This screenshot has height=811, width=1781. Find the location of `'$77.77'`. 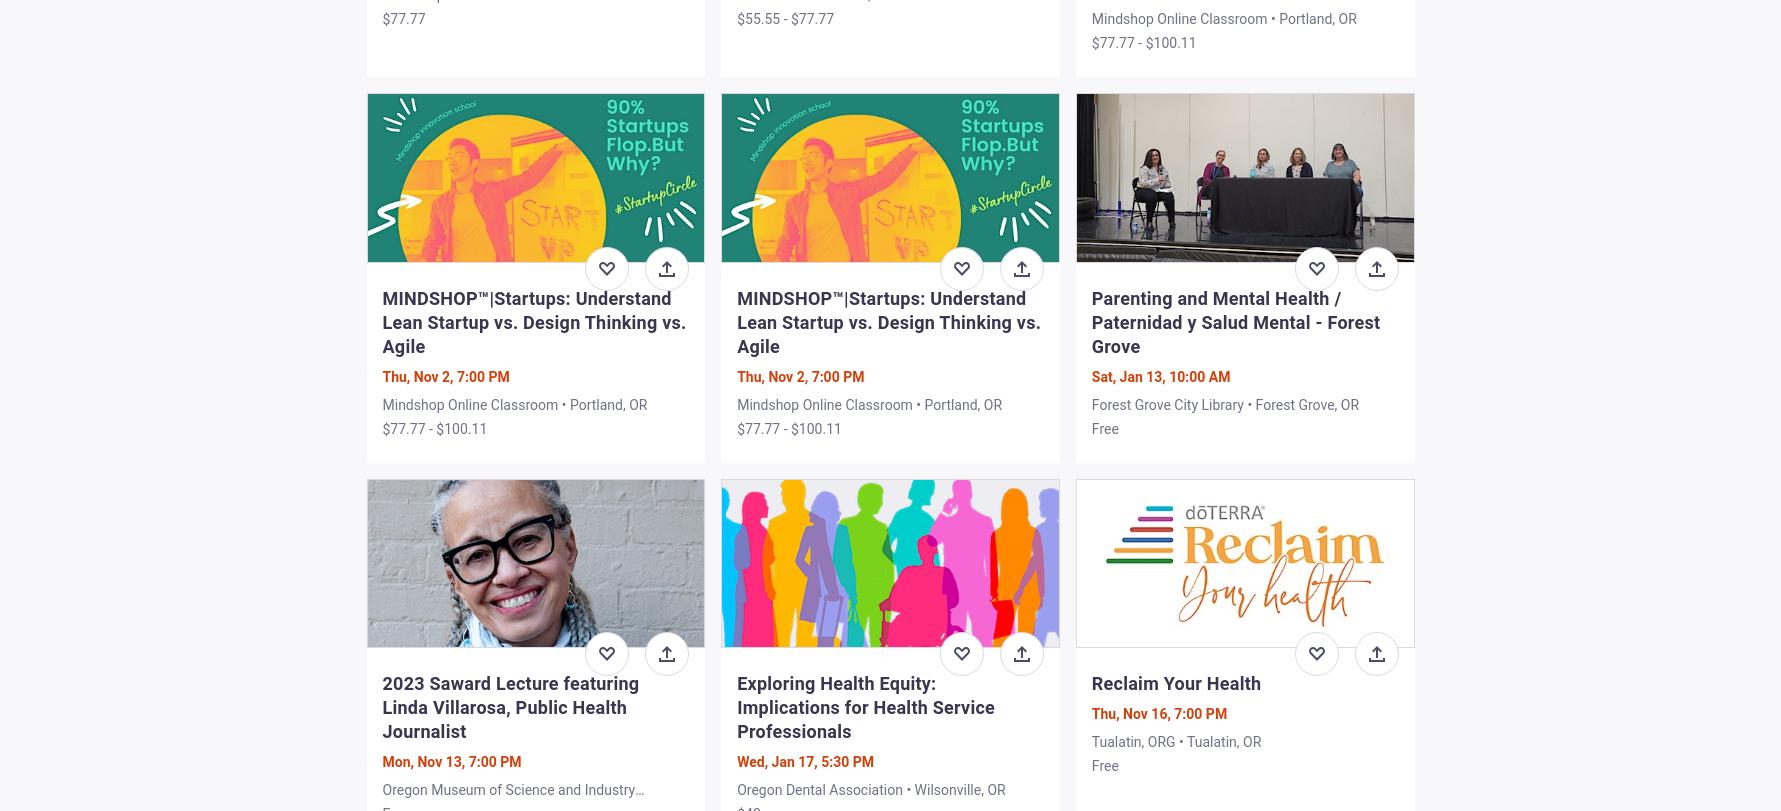

'$77.77' is located at coordinates (403, 18).